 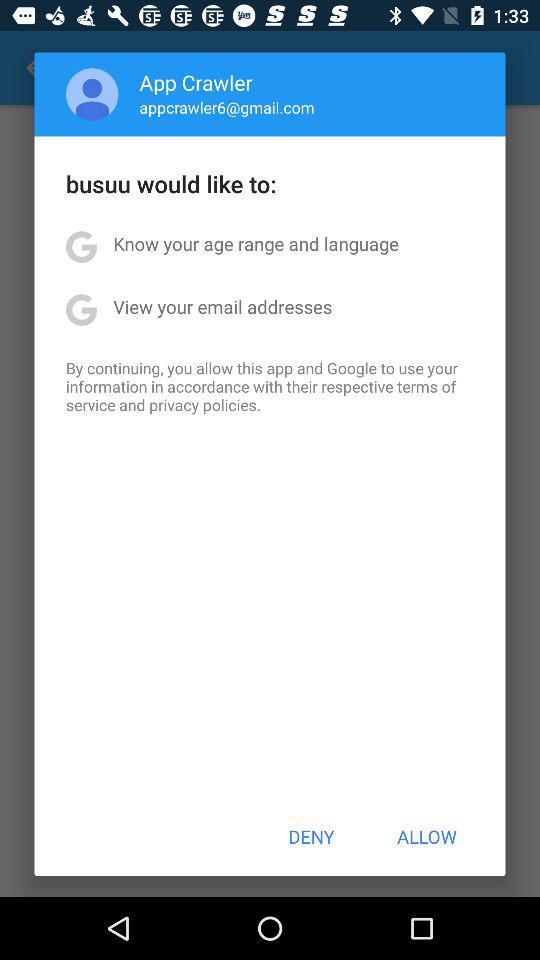 I want to click on app crawler app, so click(x=196, y=82).